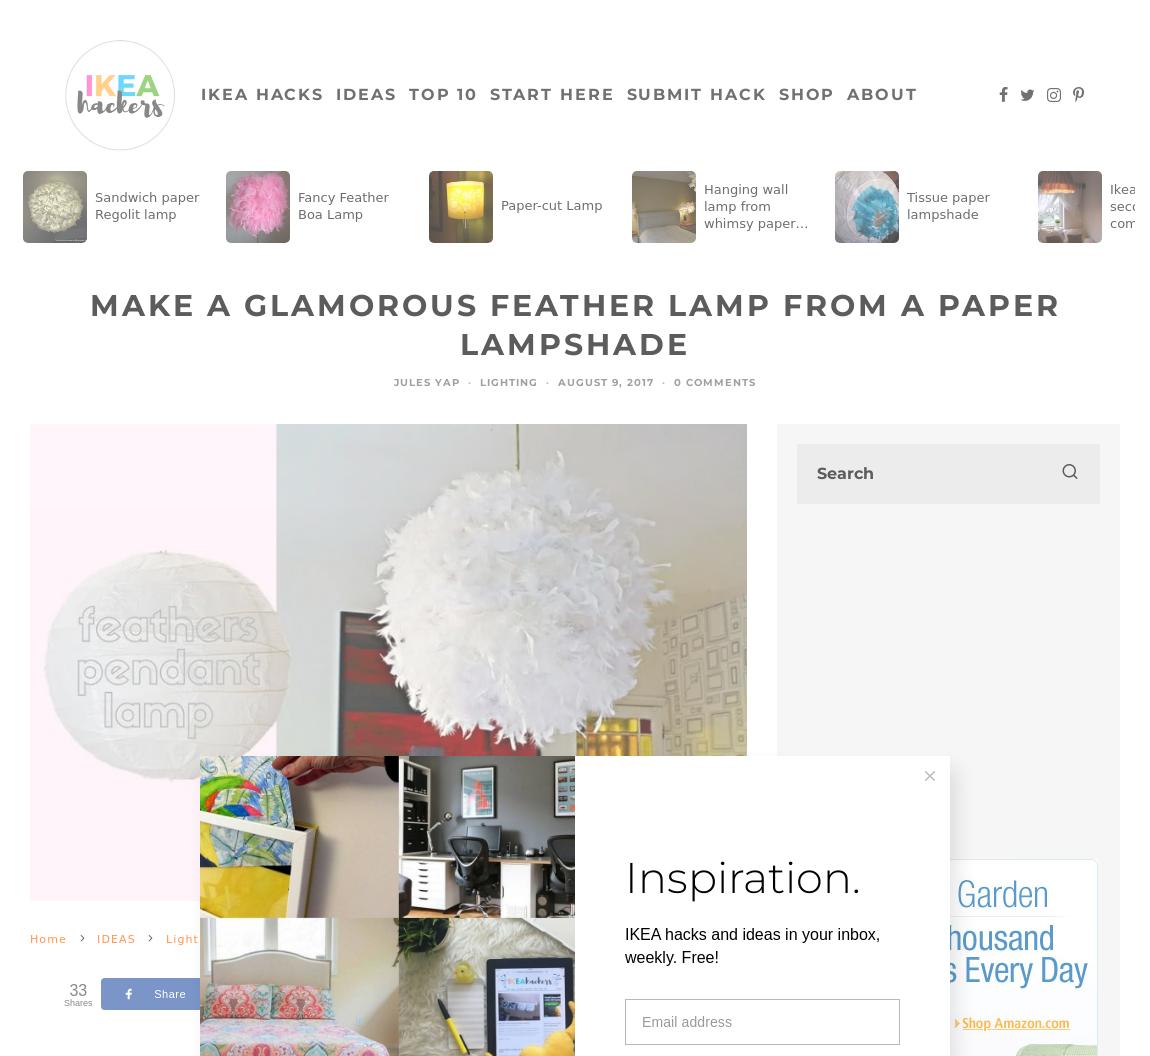 The width and height of the screenshot is (1150, 1056). Describe the element at coordinates (321, 1033) in the screenshot. I see `'Type to search or hit ESC to close'` at that location.